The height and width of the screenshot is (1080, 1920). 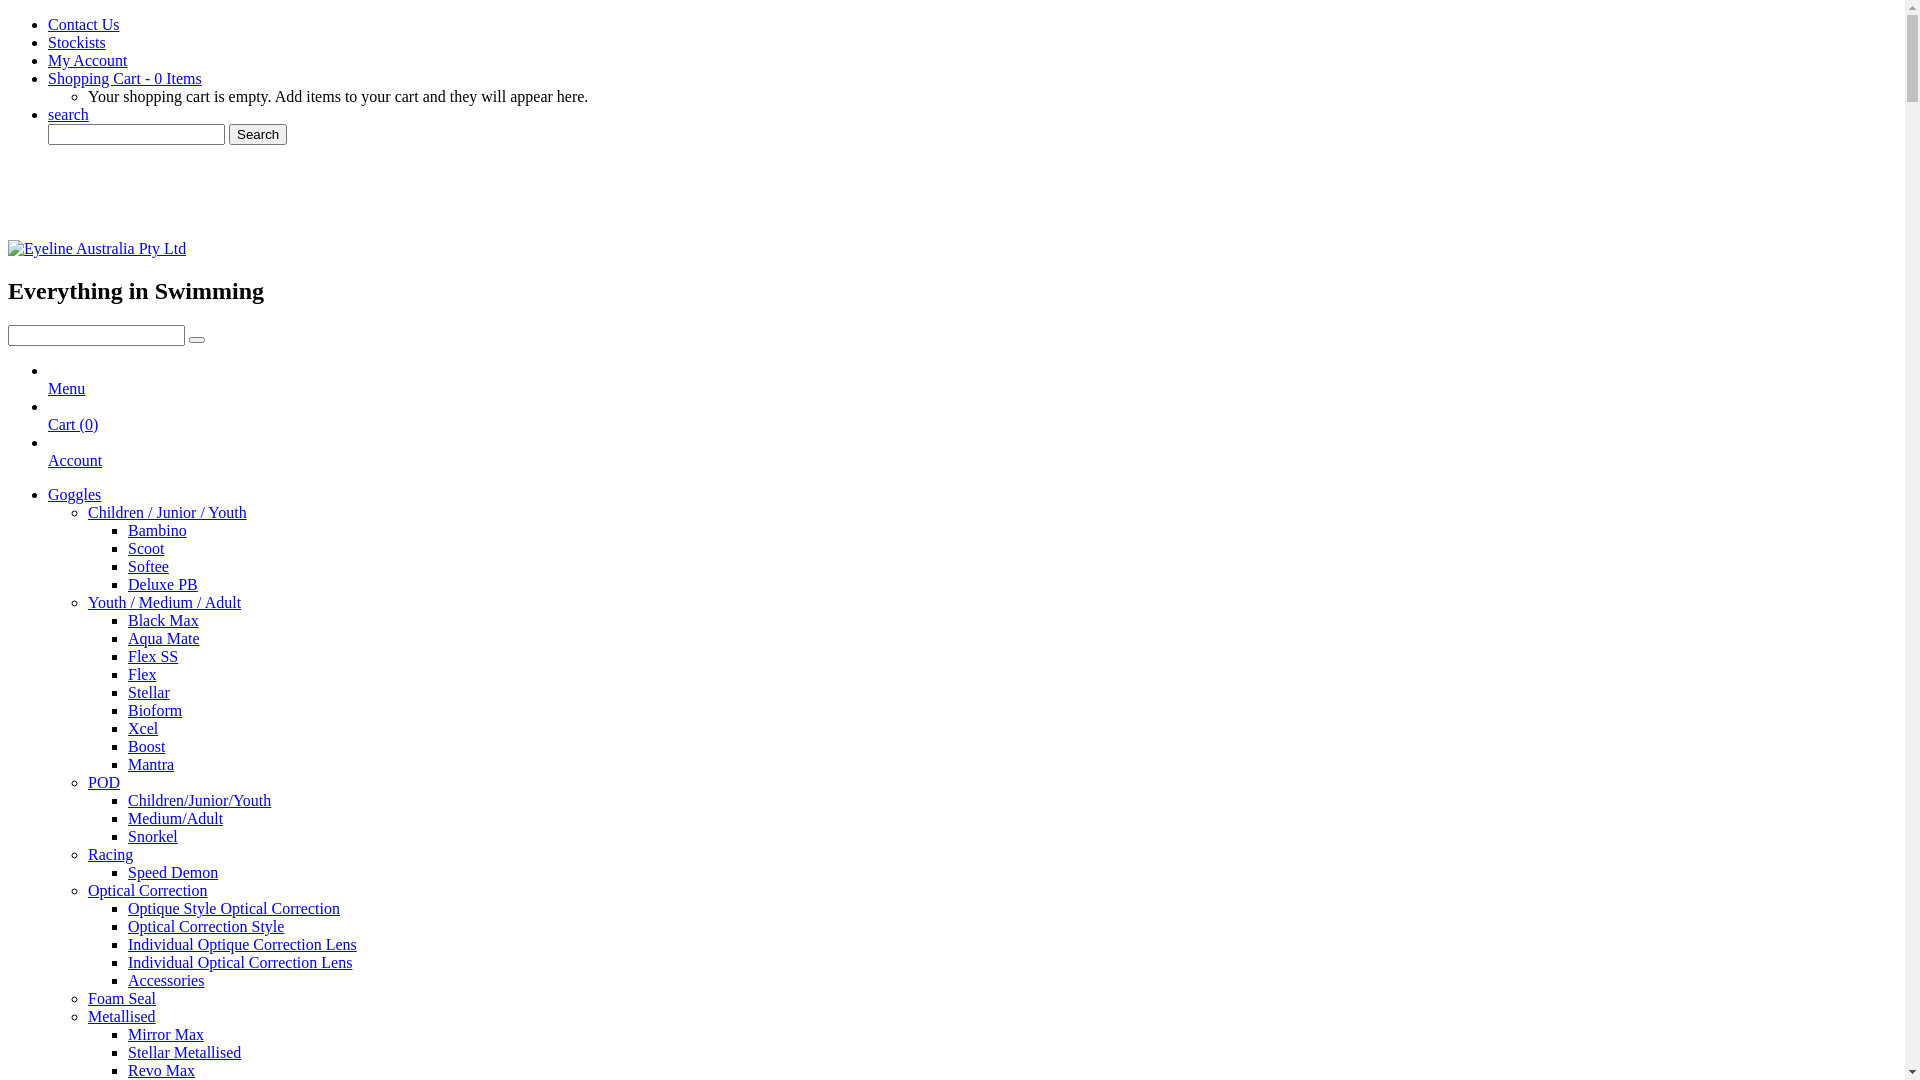 What do you see at coordinates (156, 529) in the screenshot?
I see `'Bambino'` at bounding box center [156, 529].